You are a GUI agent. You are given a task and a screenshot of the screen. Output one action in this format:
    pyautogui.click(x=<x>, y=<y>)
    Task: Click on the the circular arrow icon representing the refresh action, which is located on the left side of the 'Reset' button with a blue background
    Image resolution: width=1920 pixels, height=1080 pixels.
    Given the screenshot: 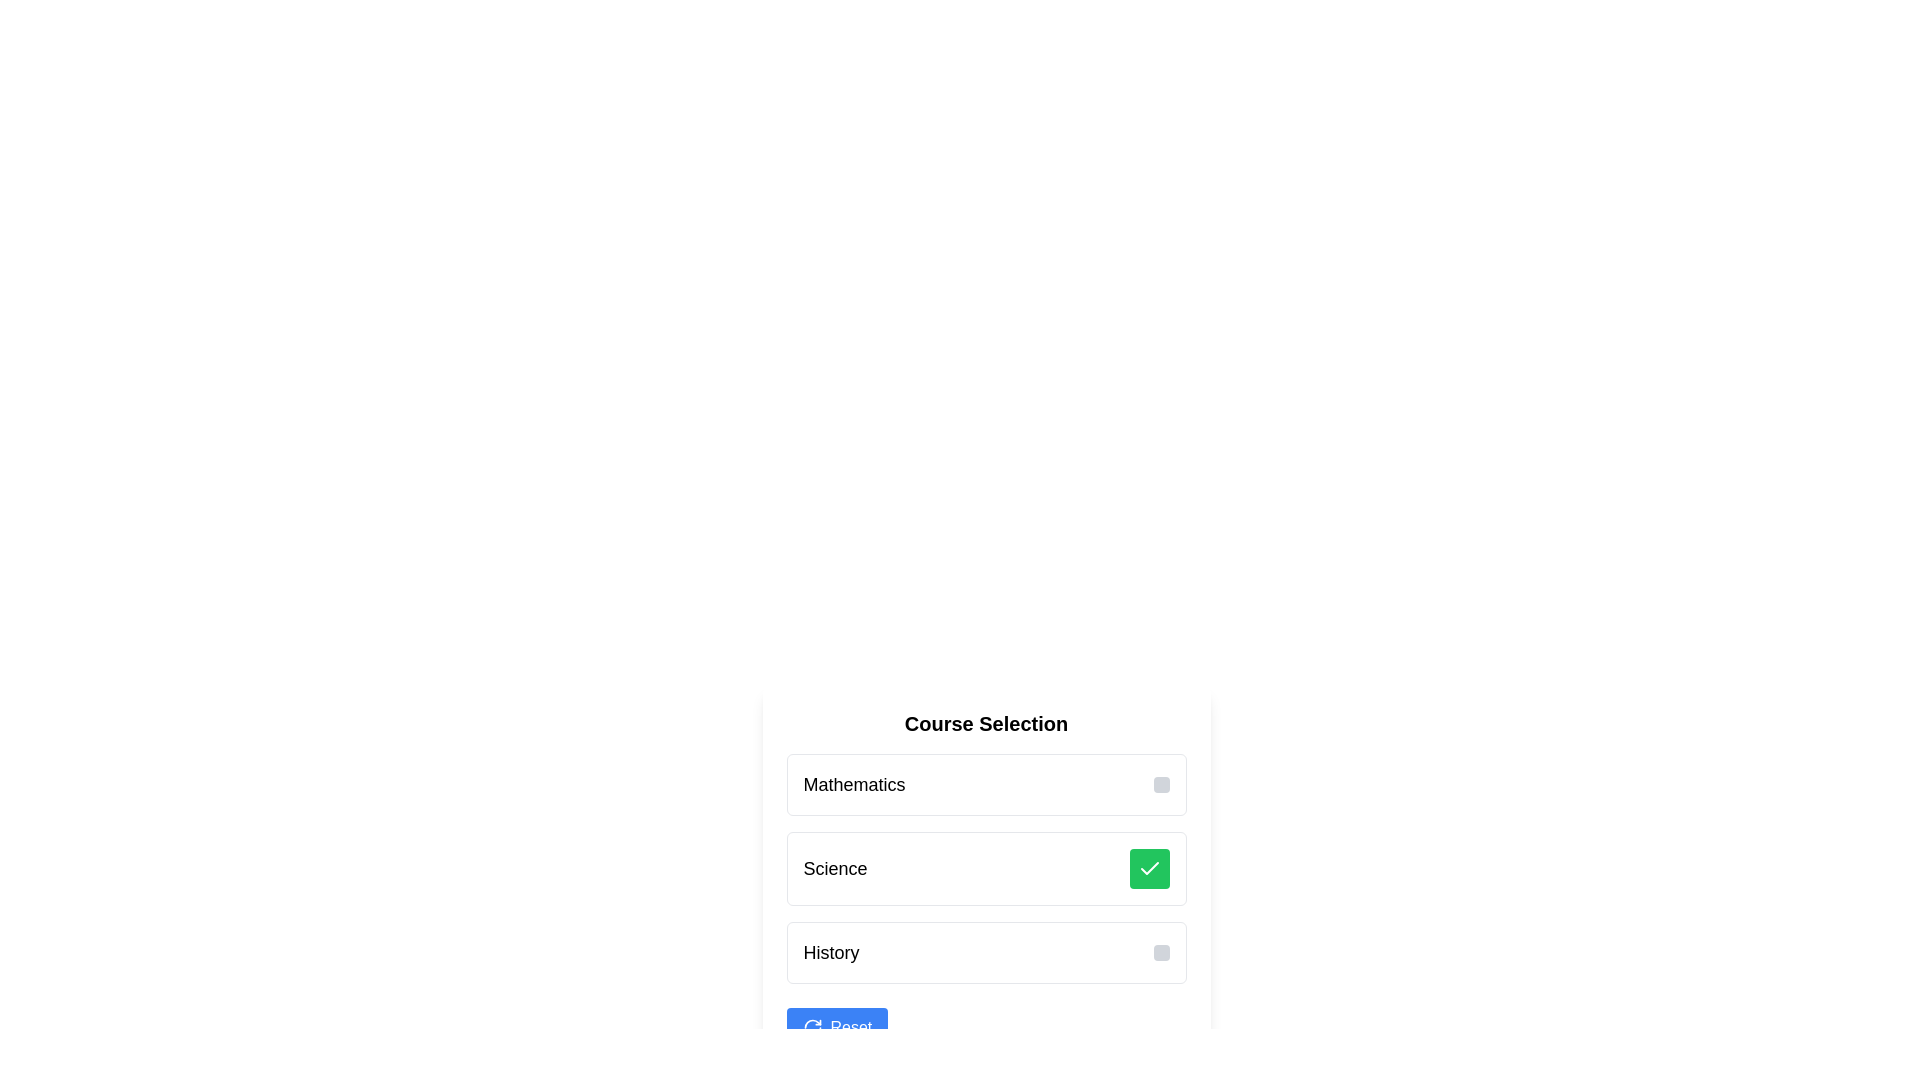 What is the action you would take?
    pyautogui.click(x=812, y=1028)
    